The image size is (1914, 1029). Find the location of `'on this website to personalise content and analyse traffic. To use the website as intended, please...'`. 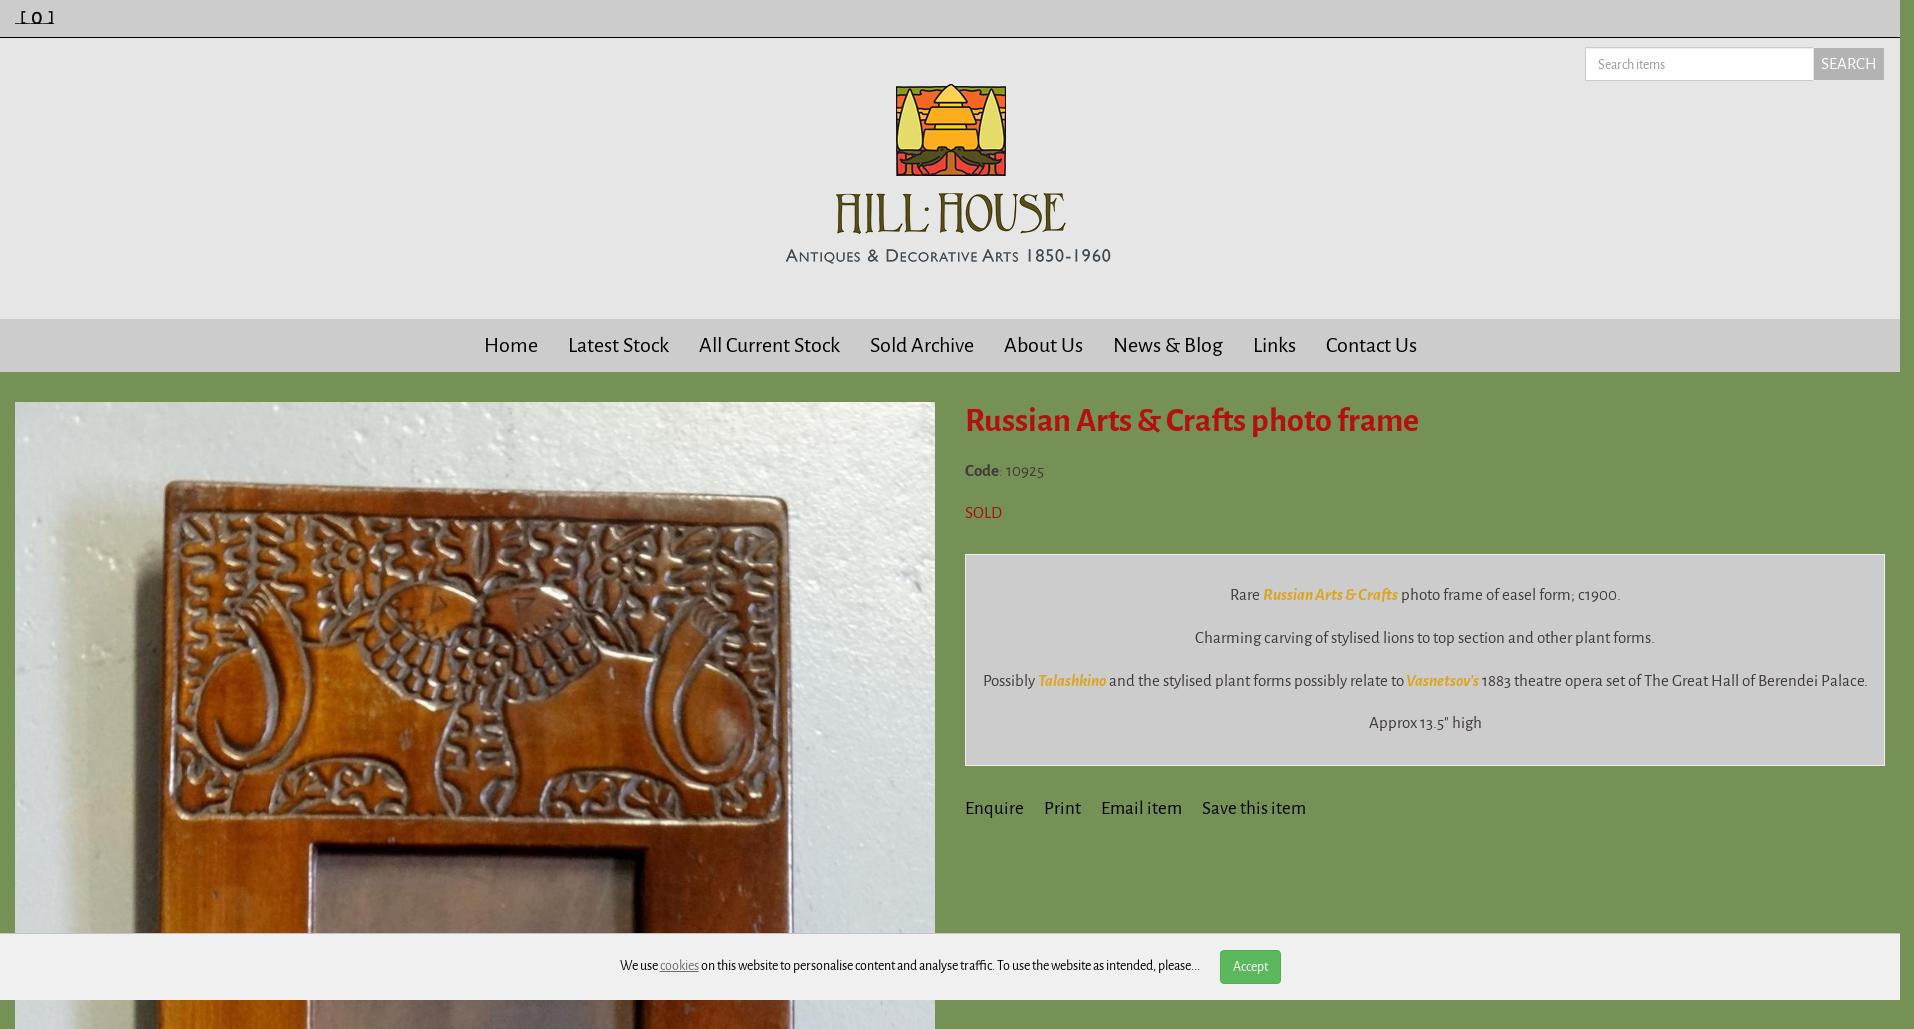

'on this website to personalise content and analyse traffic. To use the website as intended, please...' is located at coordinates (948, 964).